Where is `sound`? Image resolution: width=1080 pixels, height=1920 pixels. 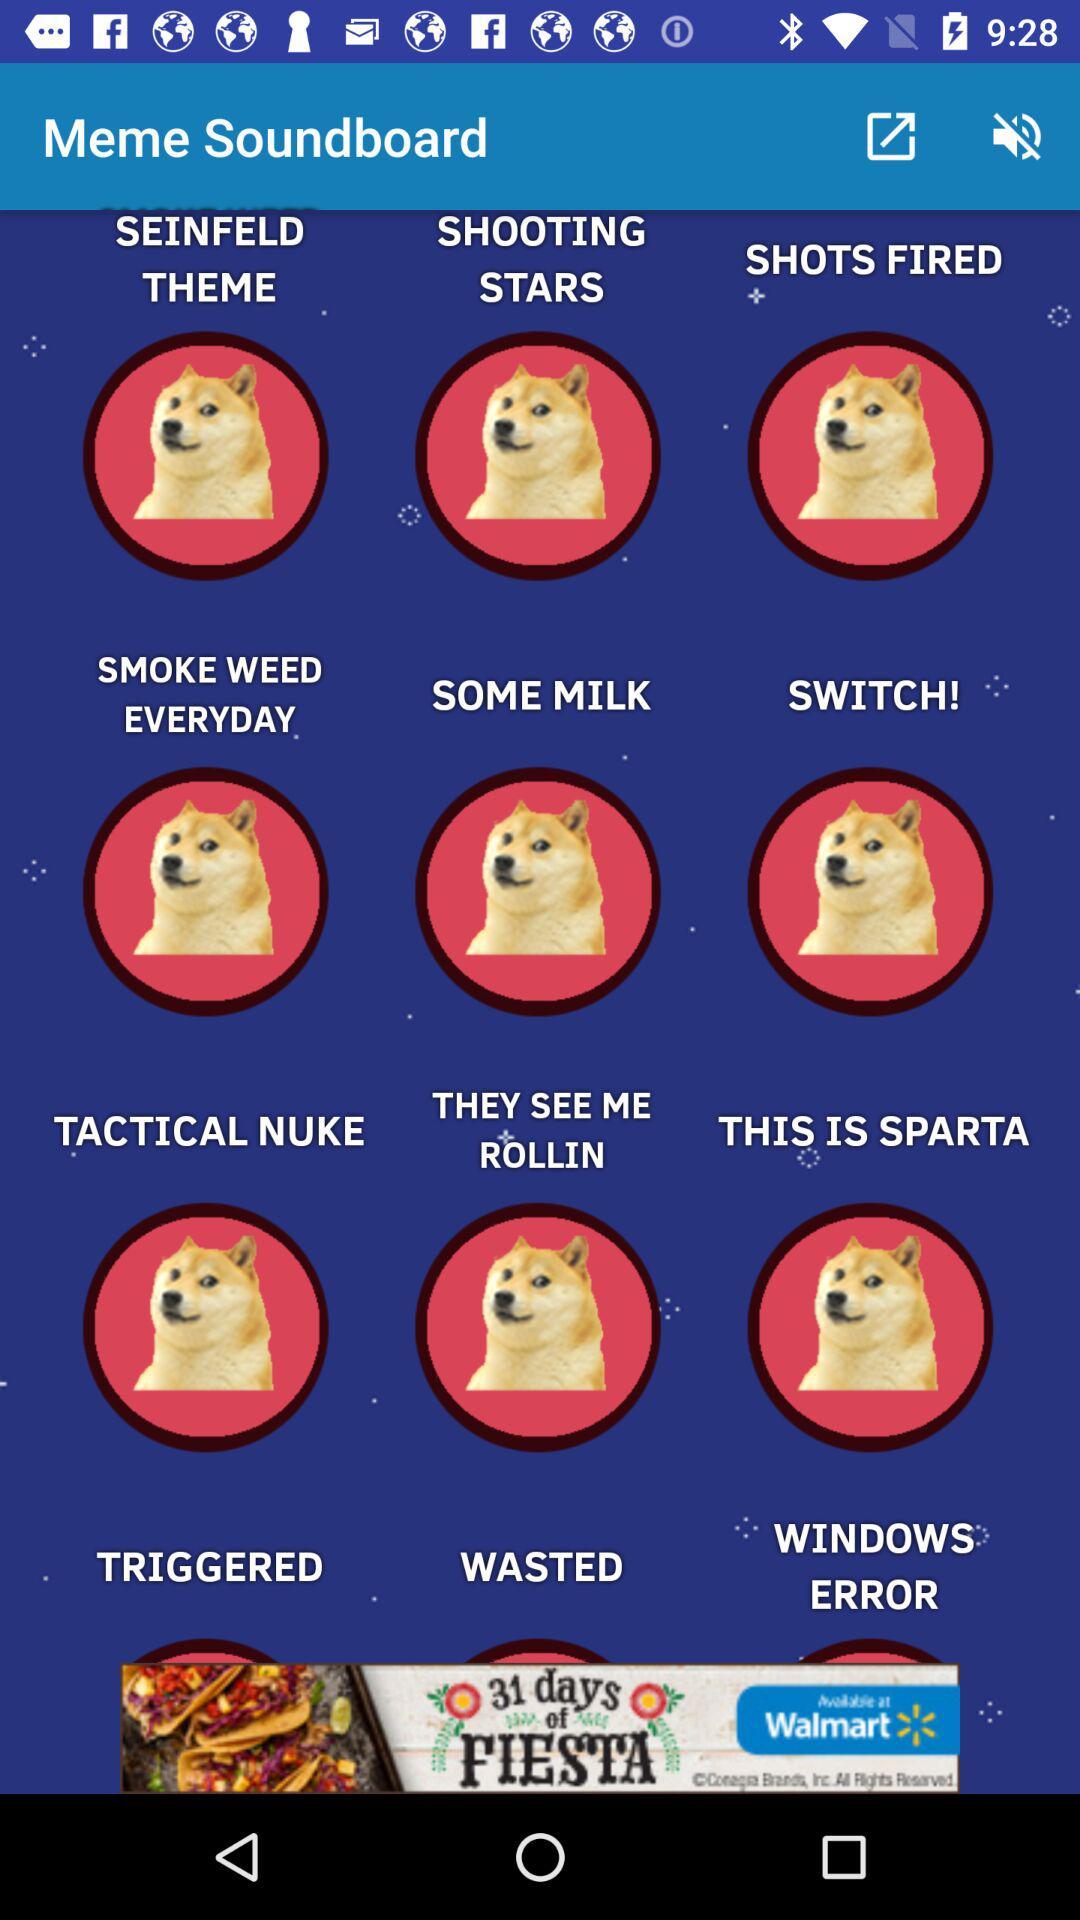
sound is located at coordinates (871, 281).